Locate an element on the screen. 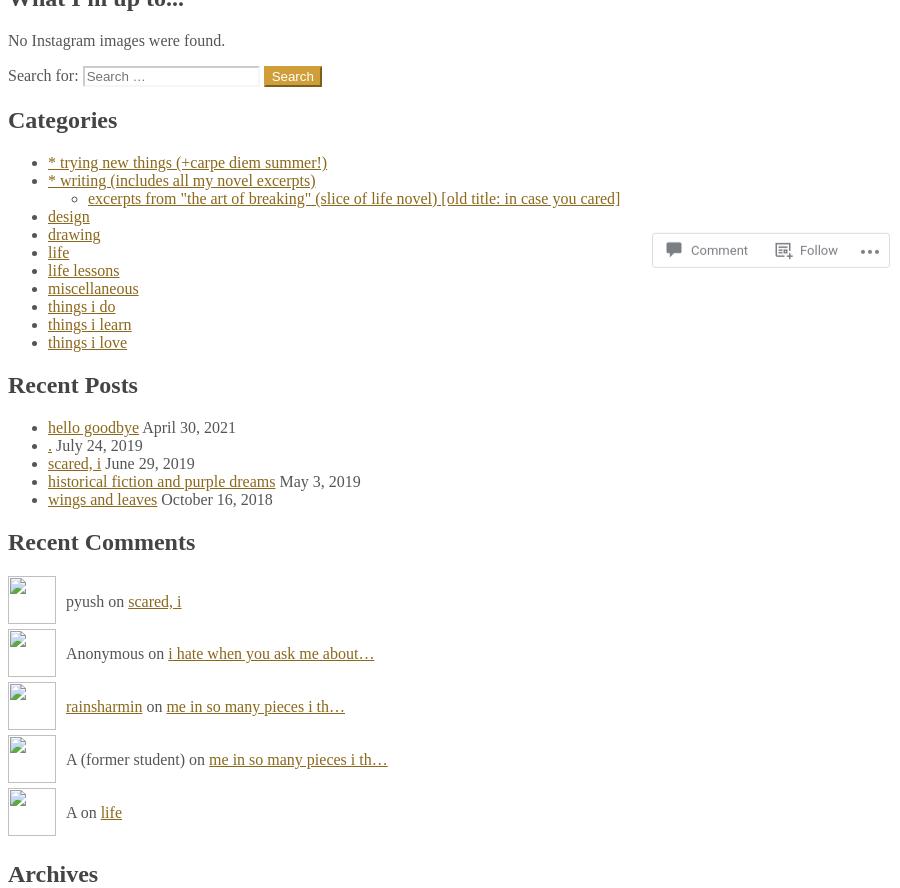  'hello goodbye' is located at coordinates (46, 426).